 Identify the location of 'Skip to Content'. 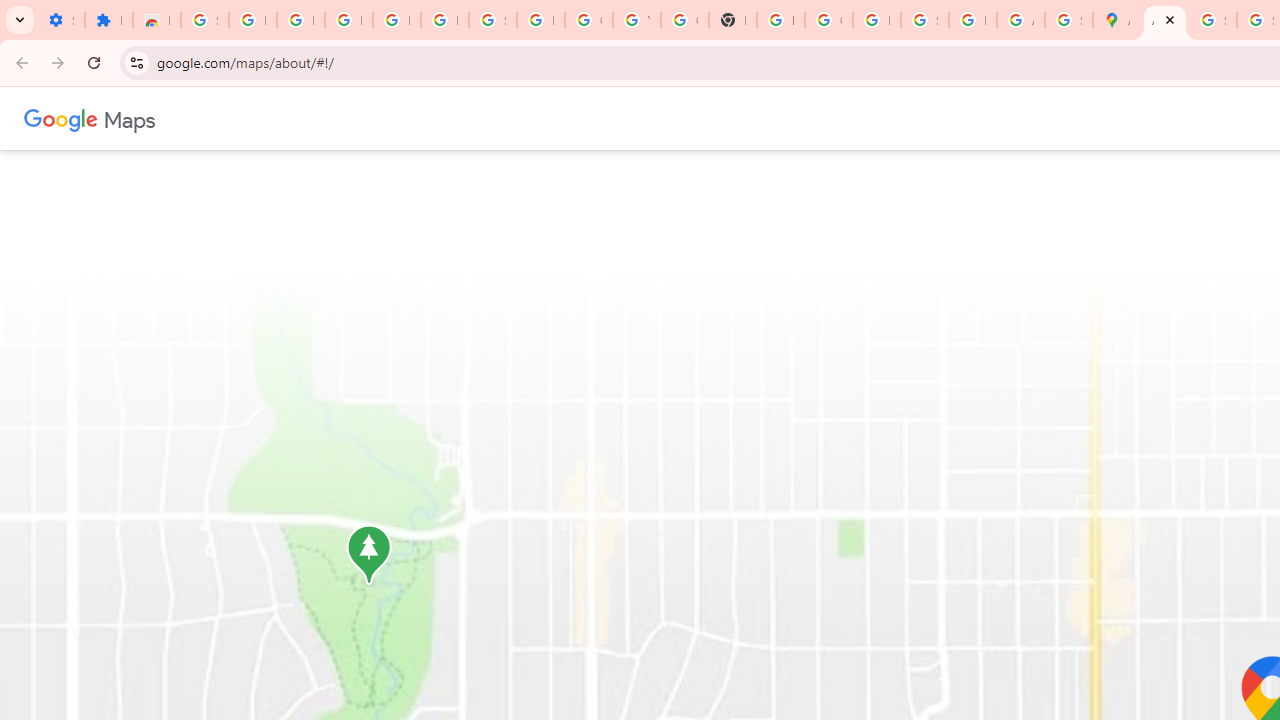
(263, 116).